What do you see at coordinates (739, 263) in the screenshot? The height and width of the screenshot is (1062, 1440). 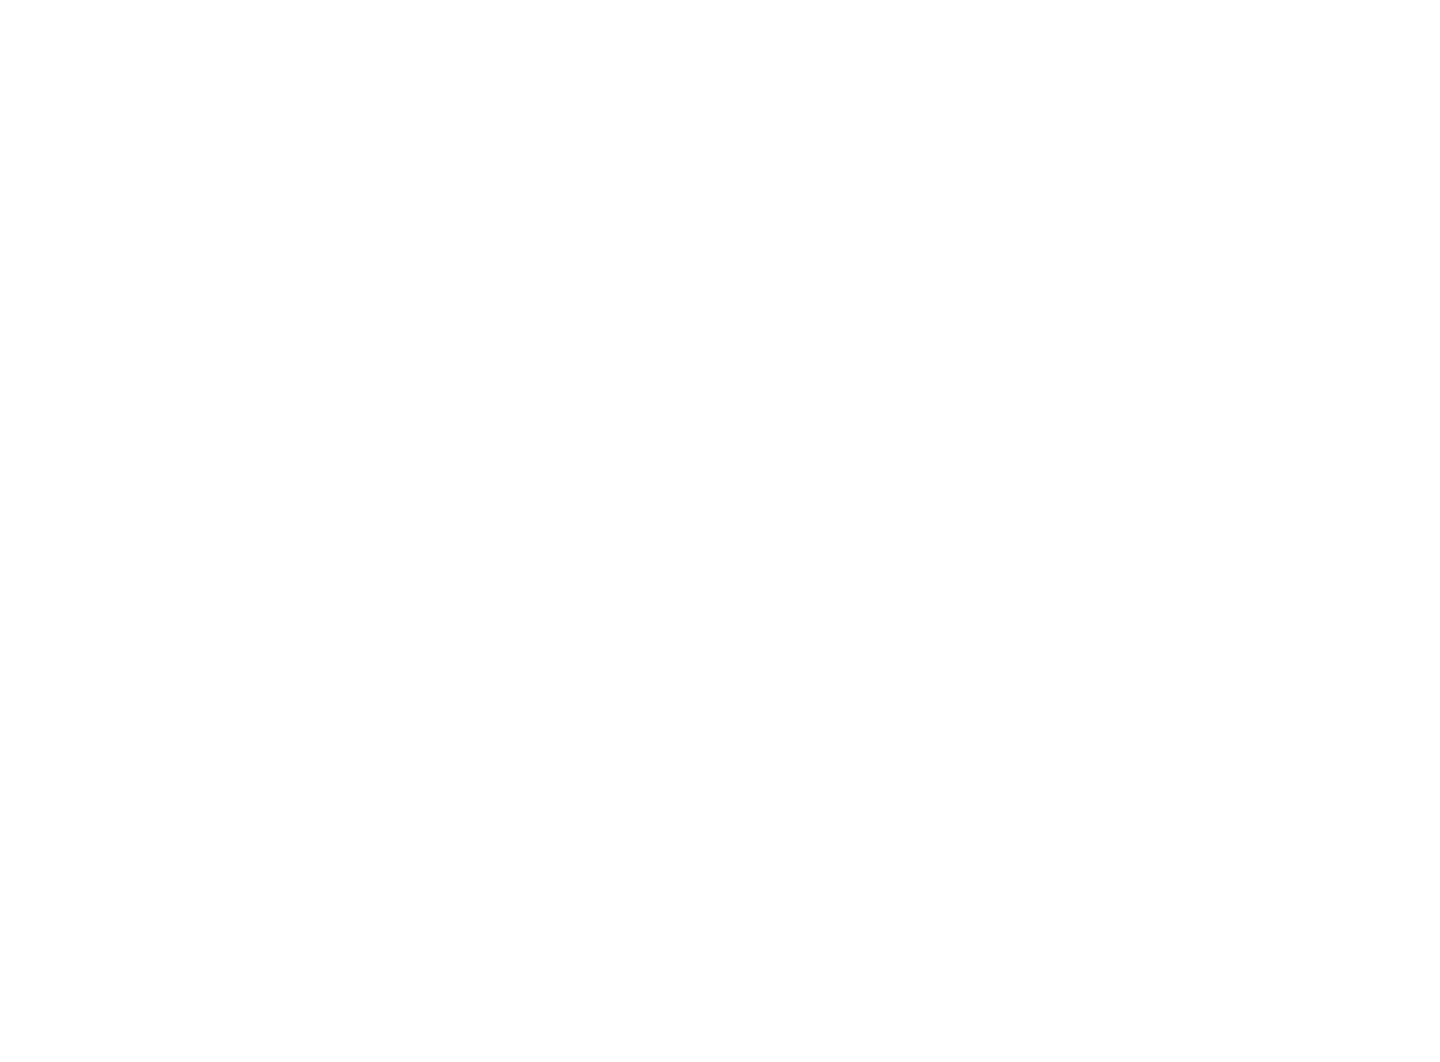 I see `'United for a Cause: Duke’s Doing Good Employee Giving Campaign'` at bounding box center [739, 263].